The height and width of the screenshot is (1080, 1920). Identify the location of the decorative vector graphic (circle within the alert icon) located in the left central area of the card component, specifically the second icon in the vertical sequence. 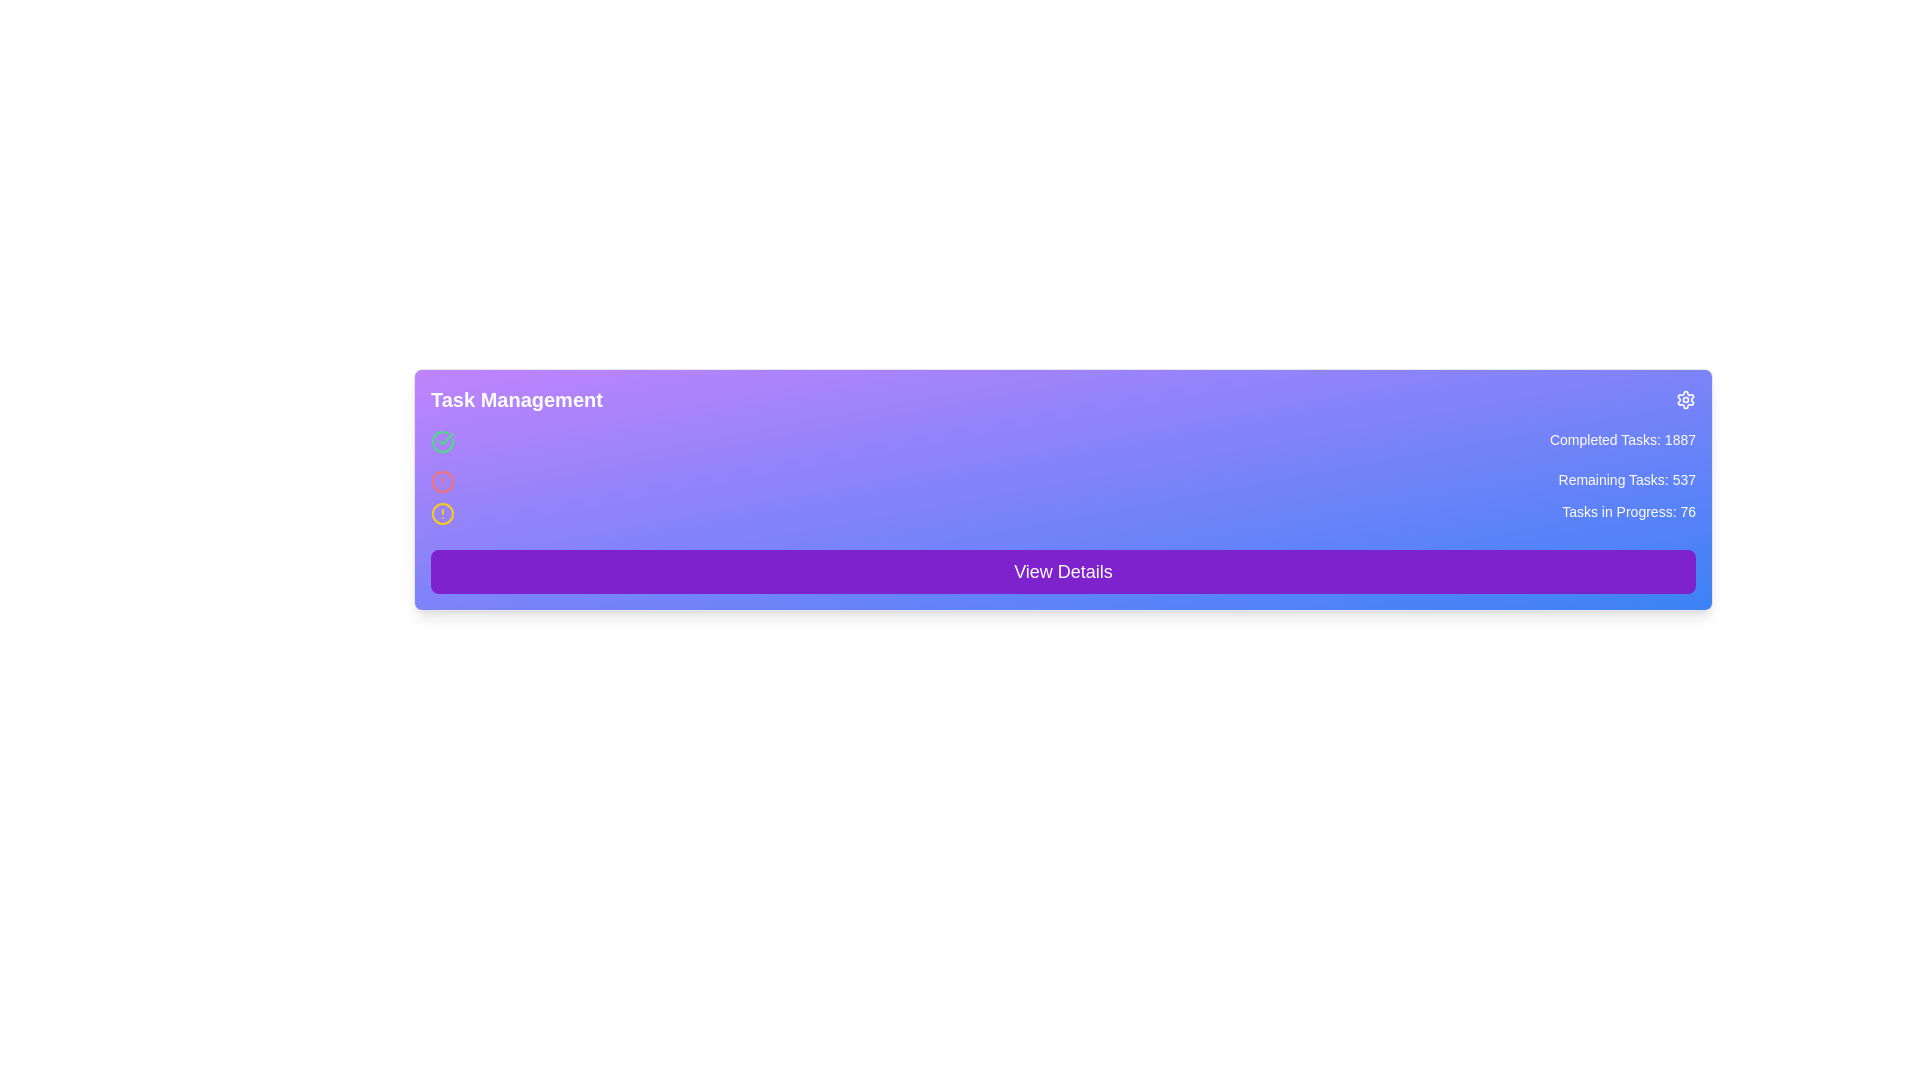
(441, 482).